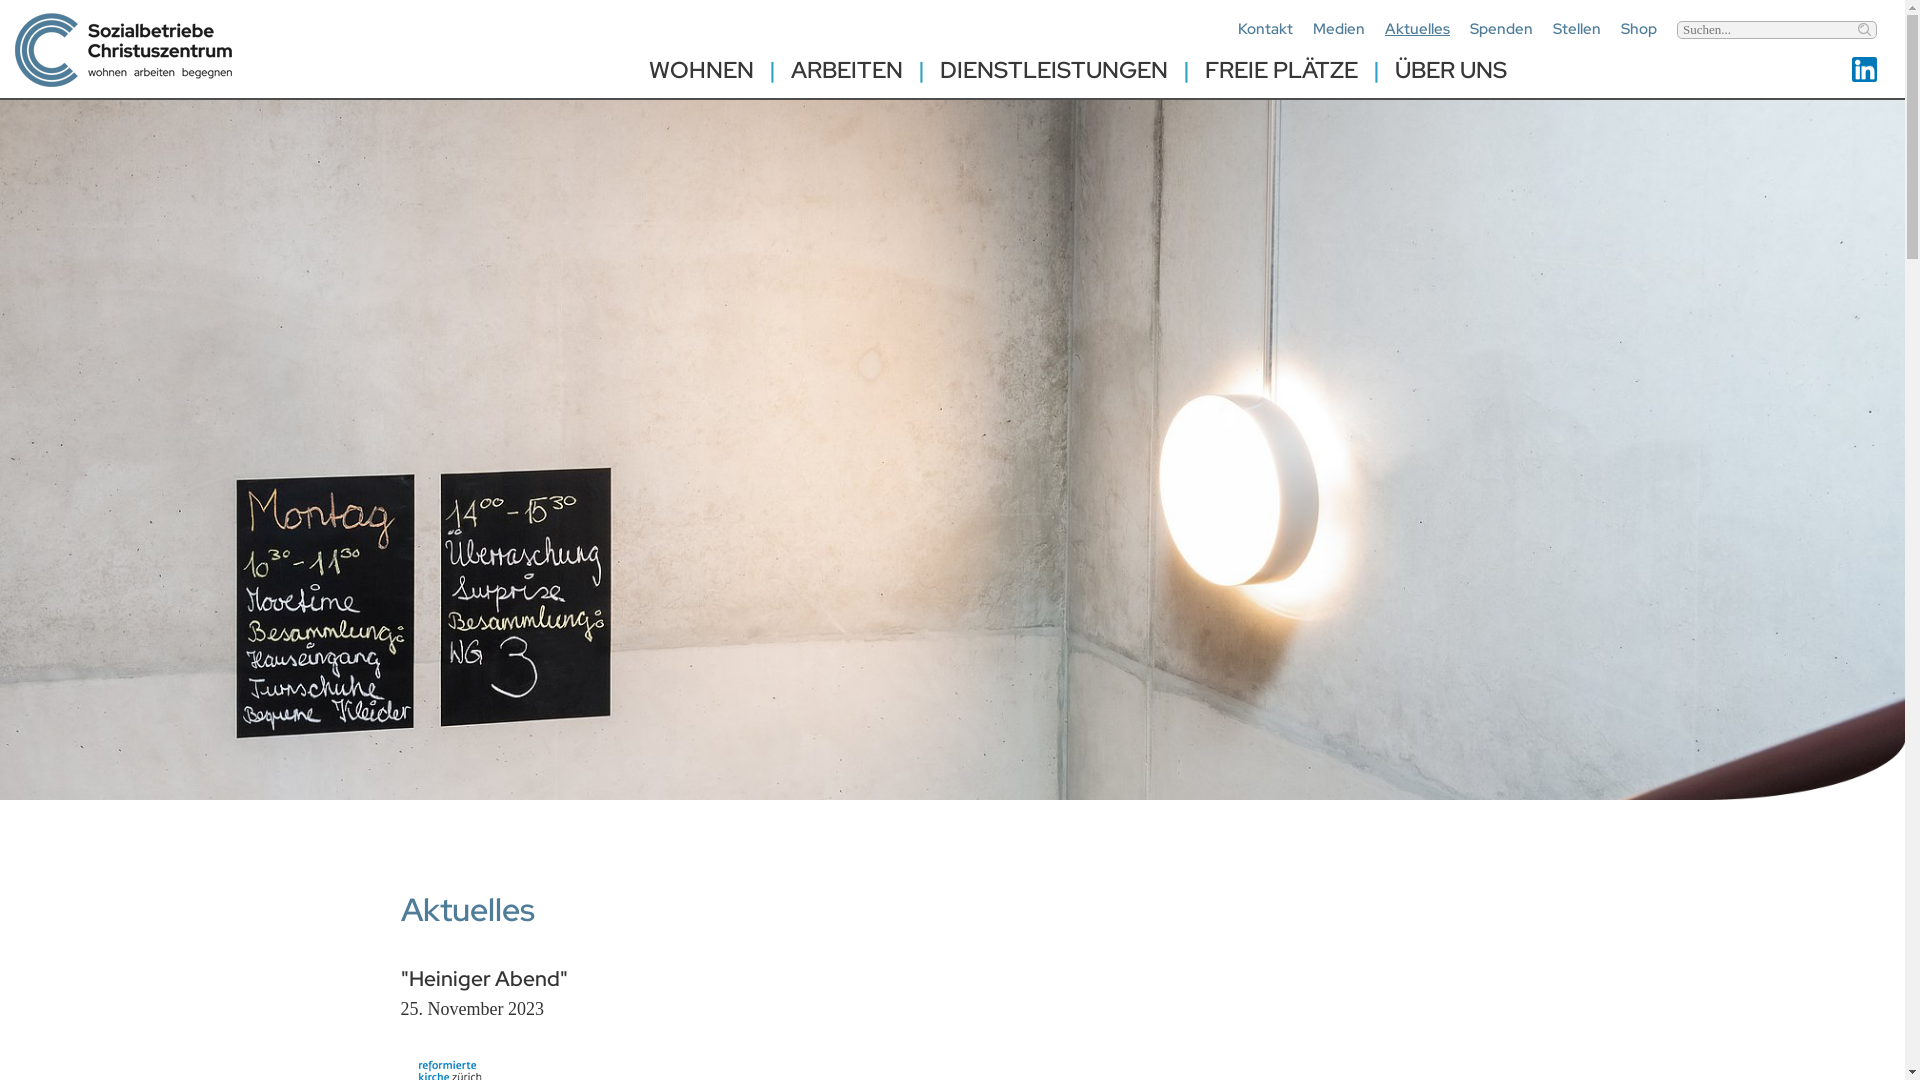  What do you see at coordinates (1638, 29) in the screenshot?
I see `'Shop'` at bounding box center [1638, 29].